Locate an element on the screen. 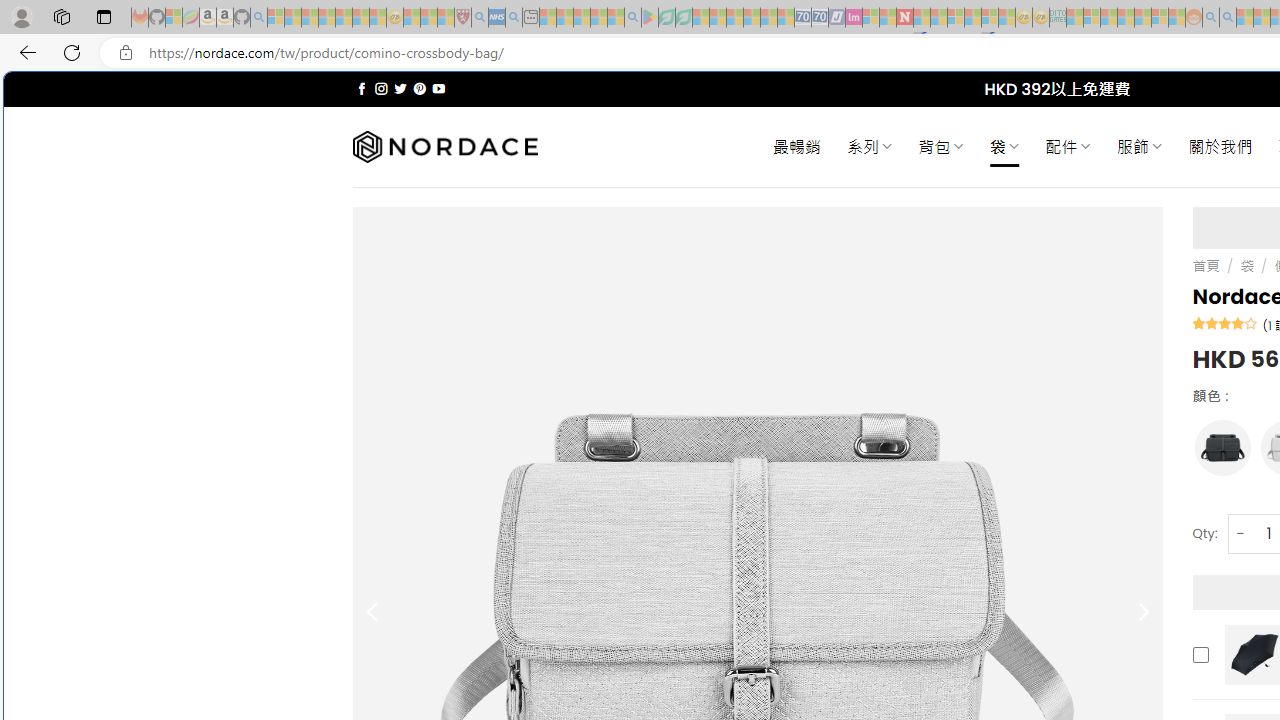 This screenshot has height=720, width=1280. '-' is located at coordinates (1239, 532).